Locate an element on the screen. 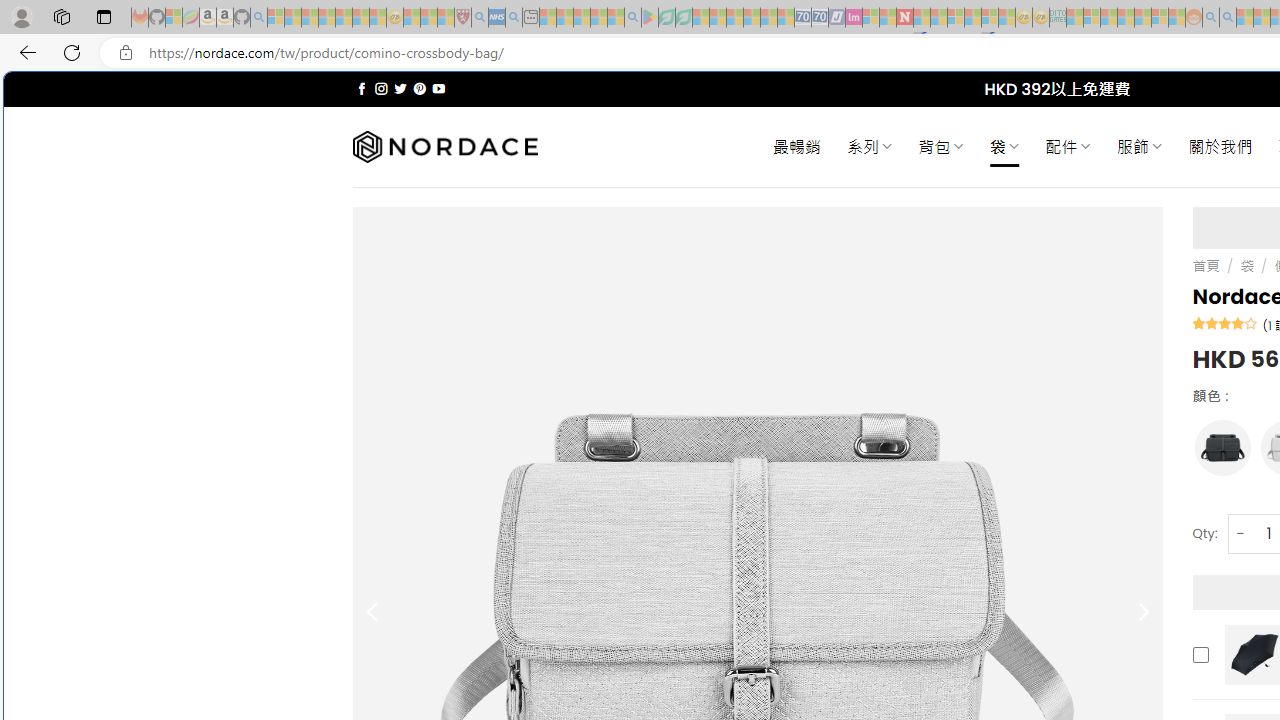 This screenshot has height=720, width=1280. '-' is located at coordinates (1239, 532).